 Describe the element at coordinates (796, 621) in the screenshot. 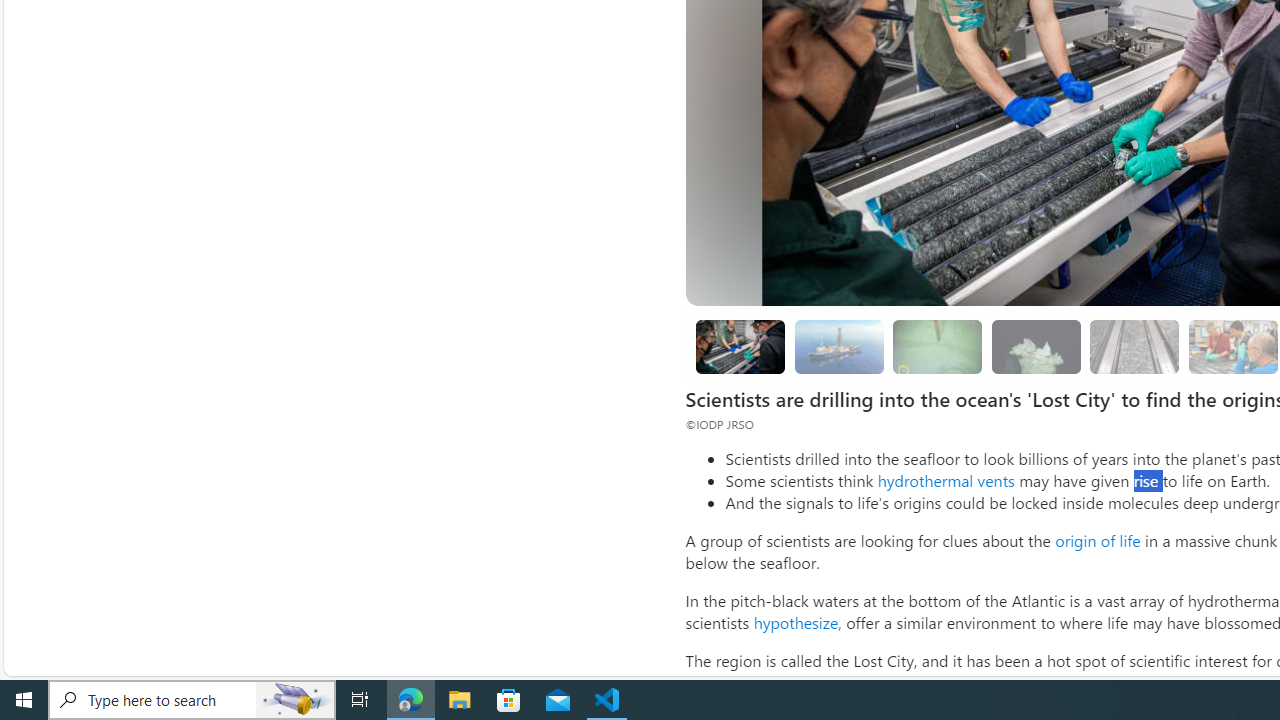

I see `'hypothesize,'` at that location.